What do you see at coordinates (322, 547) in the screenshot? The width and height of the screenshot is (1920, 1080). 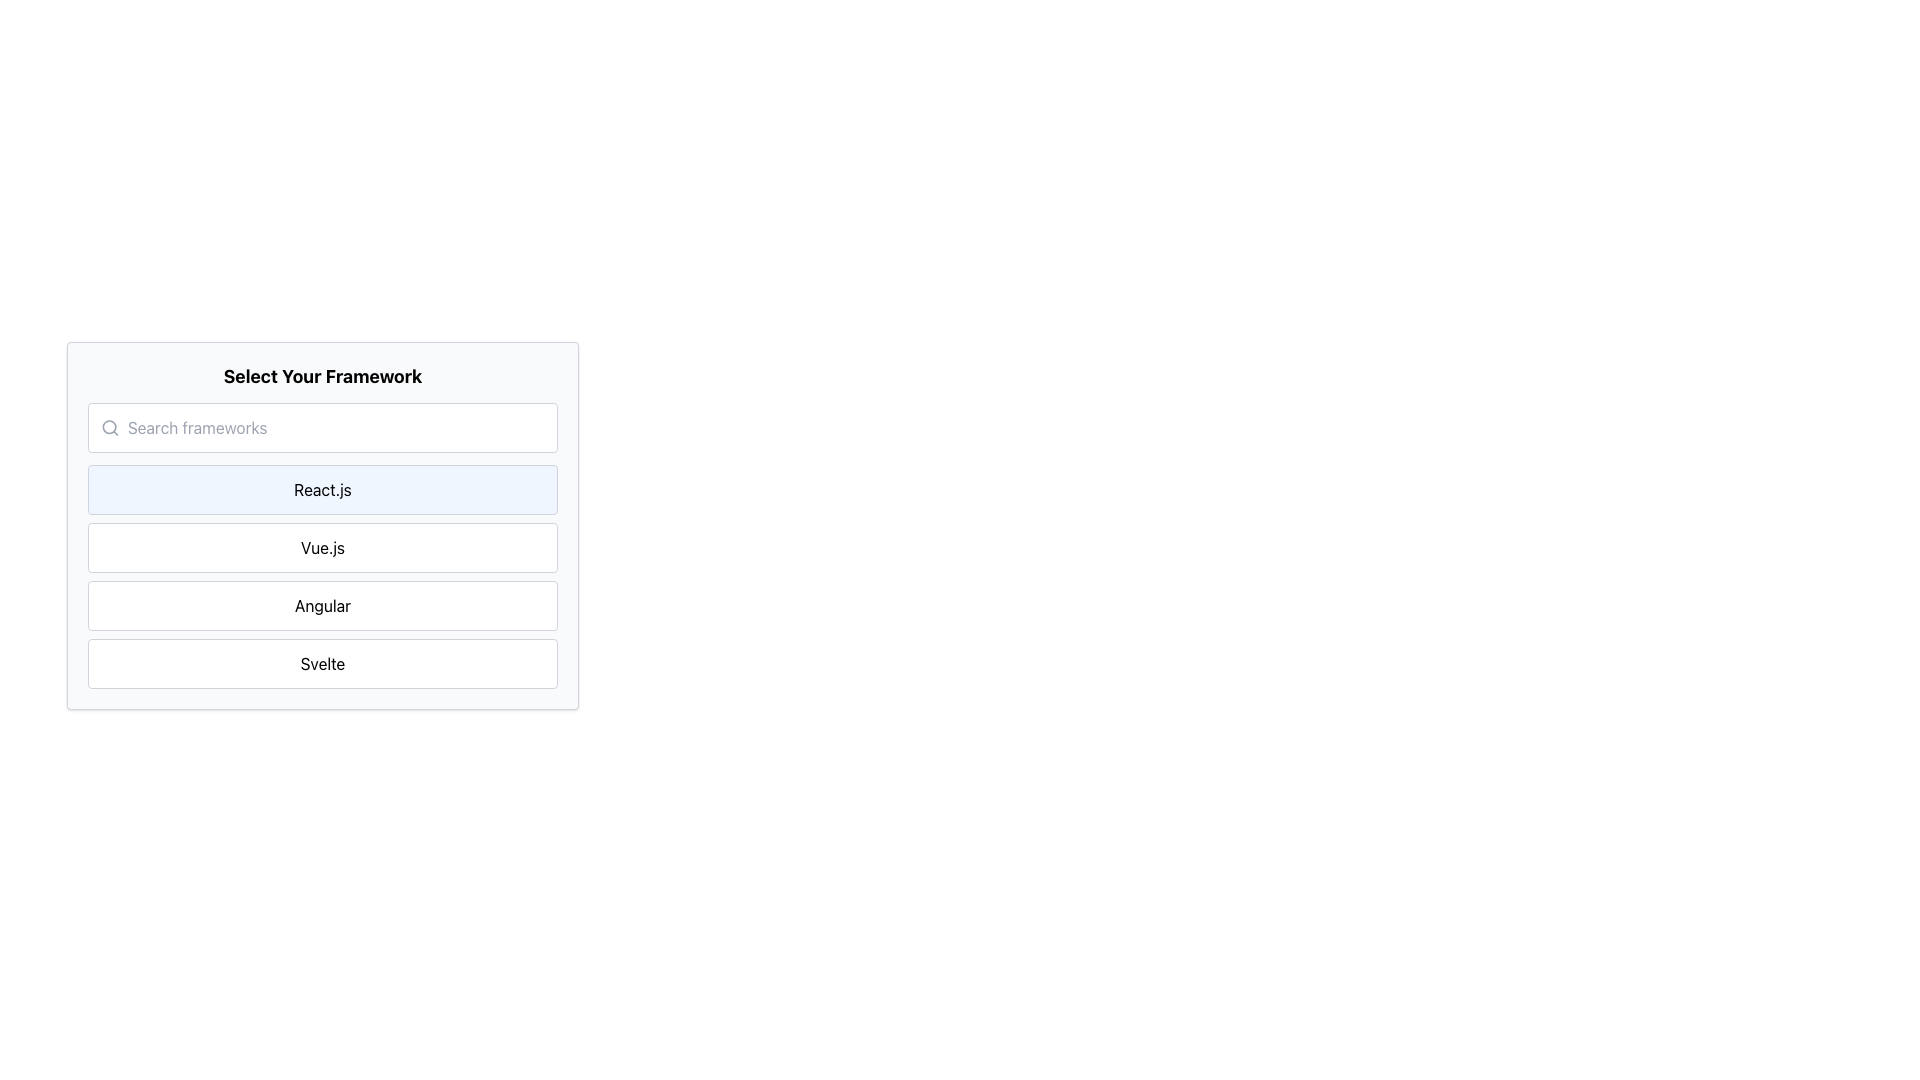 I see `the 'Vue.js' button, which is a rectangular button with a white background and gray border, located beneath the 'React.js' button and above the 'Angular' button` at bounding box center [322, 547].